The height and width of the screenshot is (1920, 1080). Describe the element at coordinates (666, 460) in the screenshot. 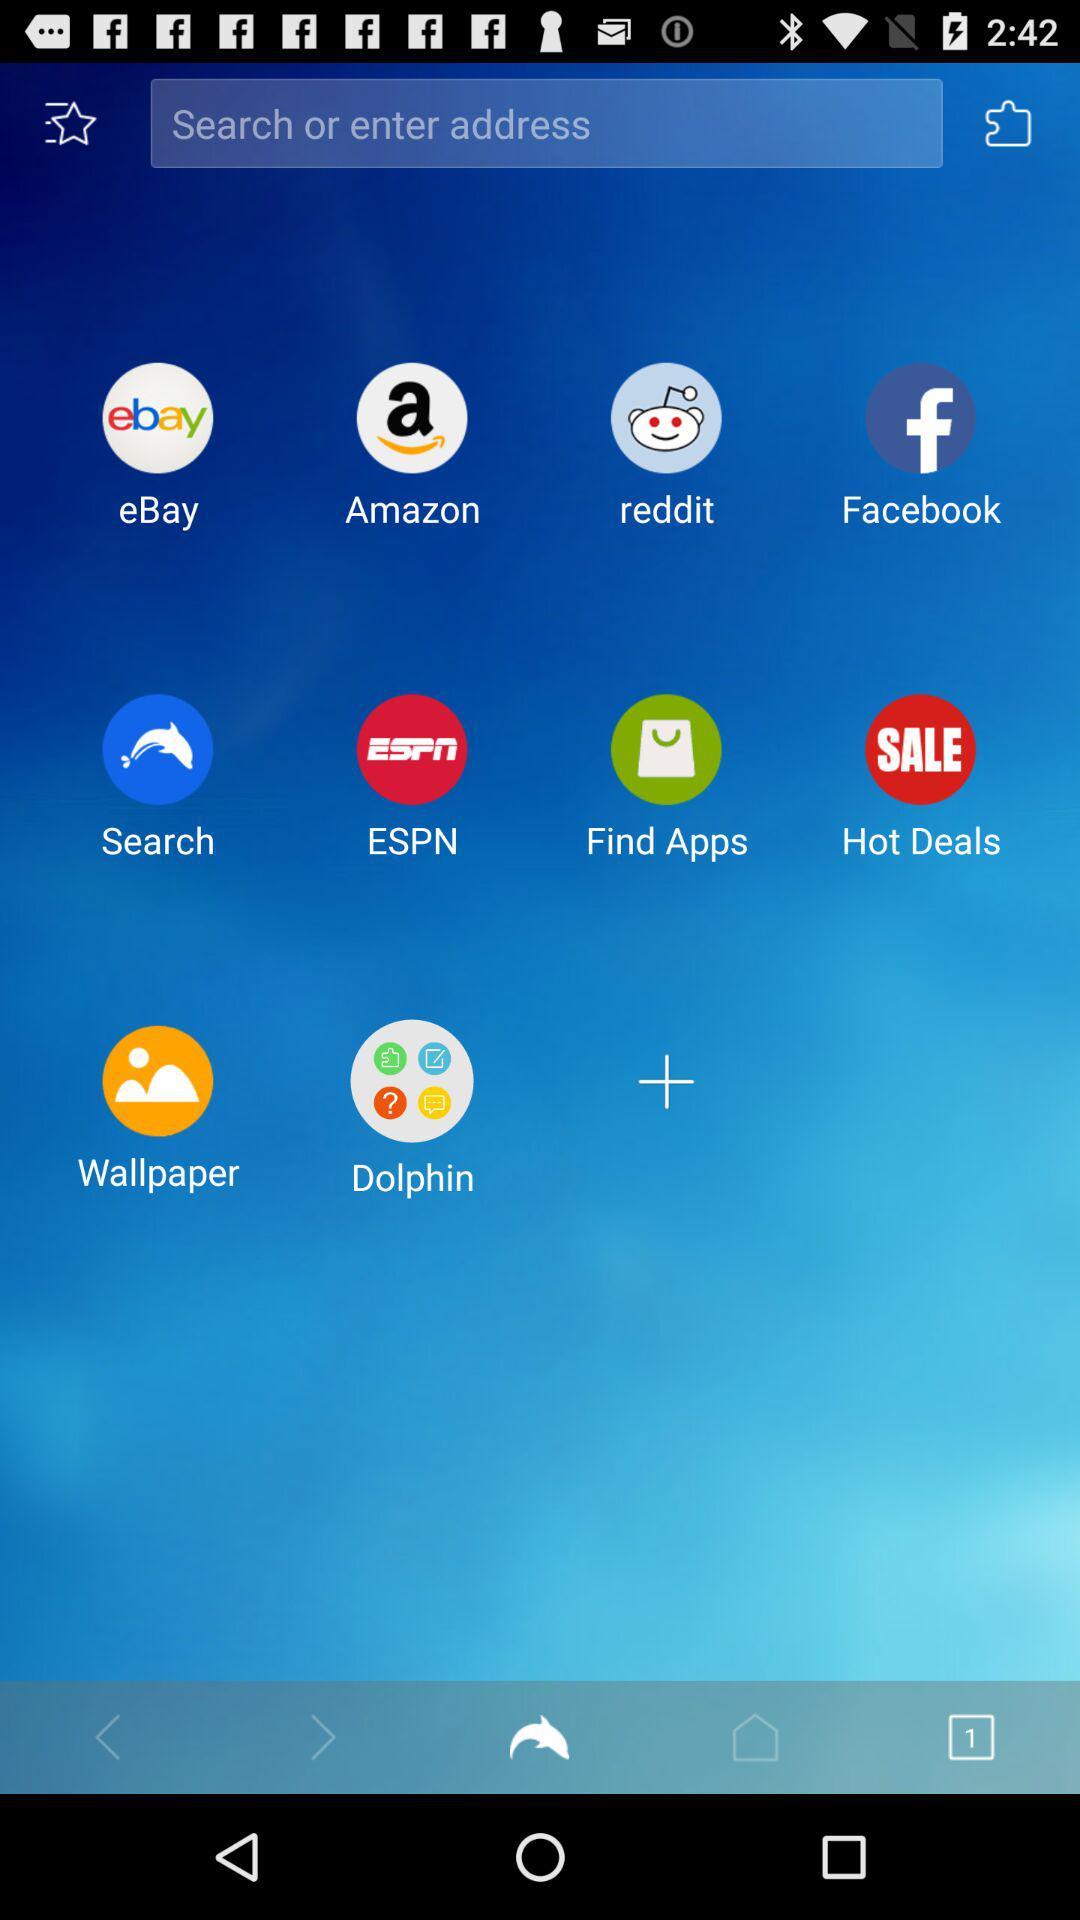

I see `the reddit item` at that location.